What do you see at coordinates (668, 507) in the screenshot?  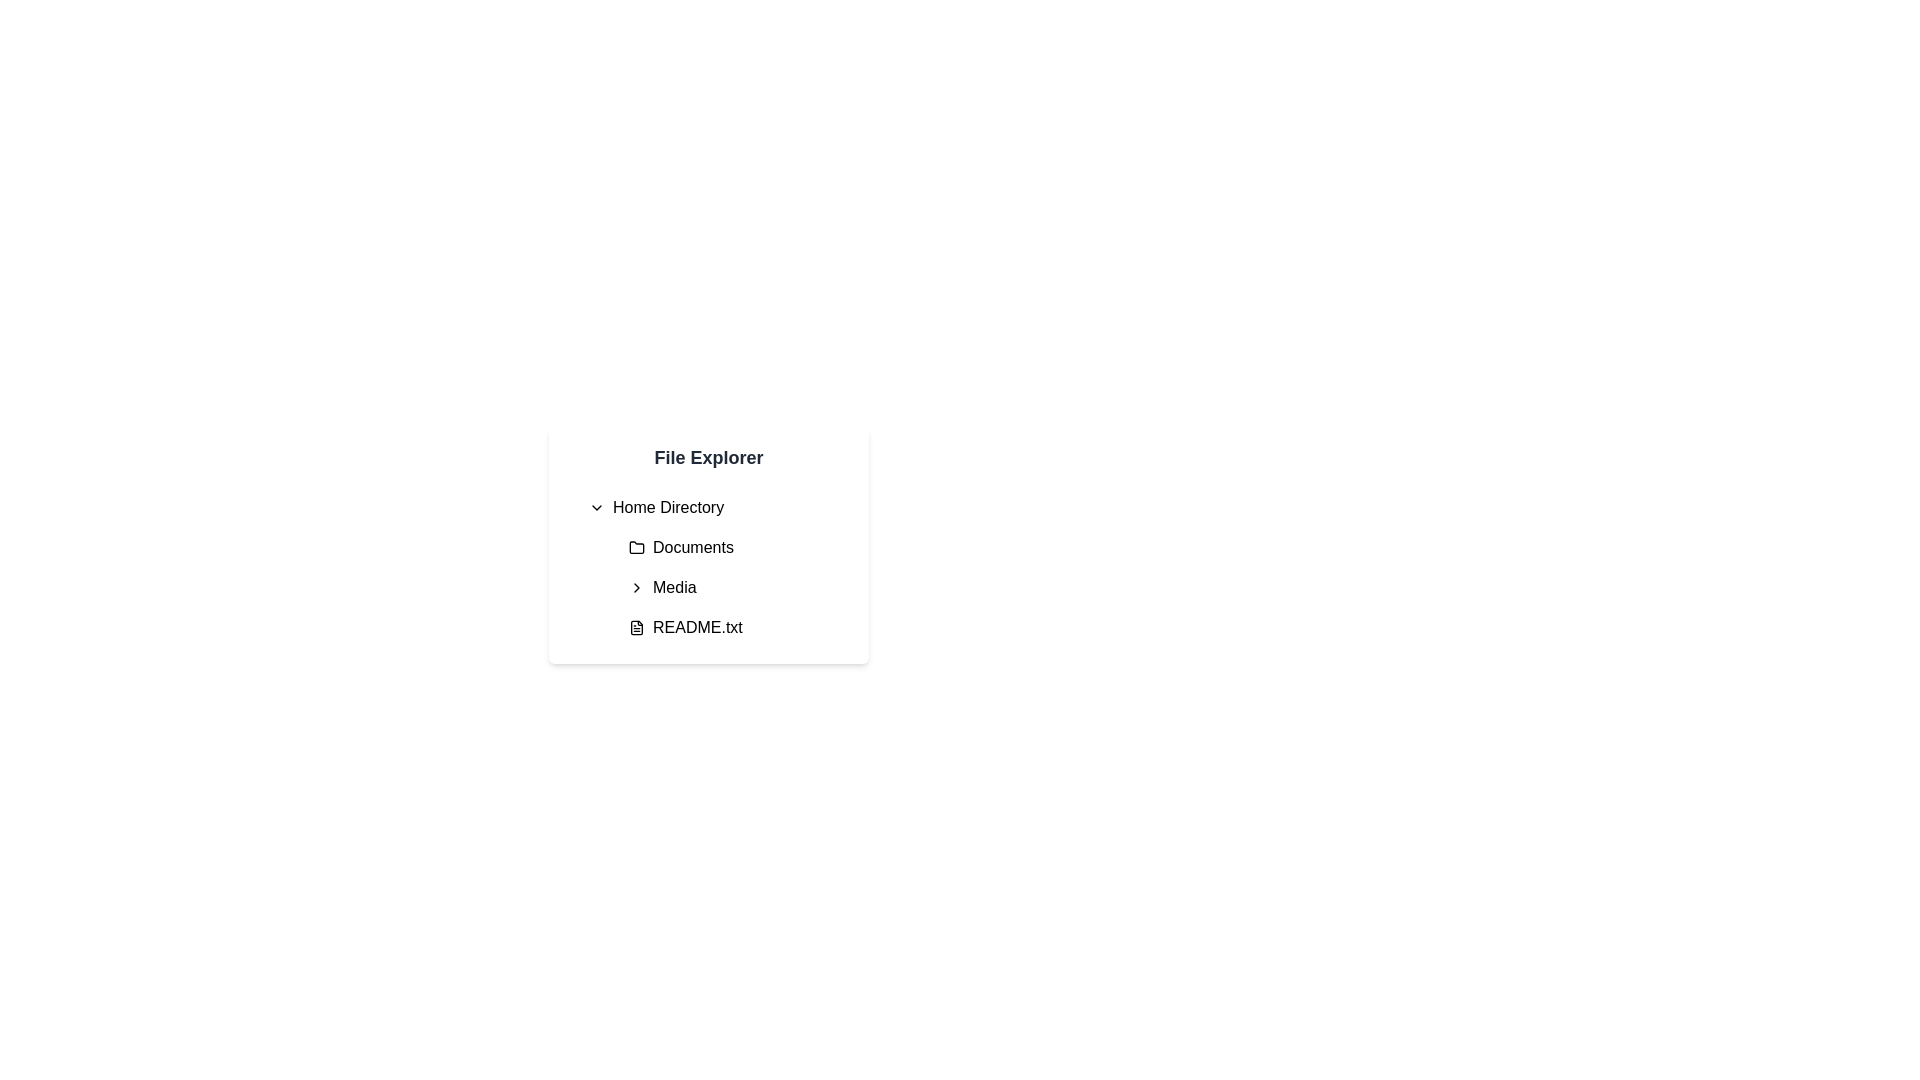 I see `the 'Home Directory' text label` at bounding box center [668, 507].